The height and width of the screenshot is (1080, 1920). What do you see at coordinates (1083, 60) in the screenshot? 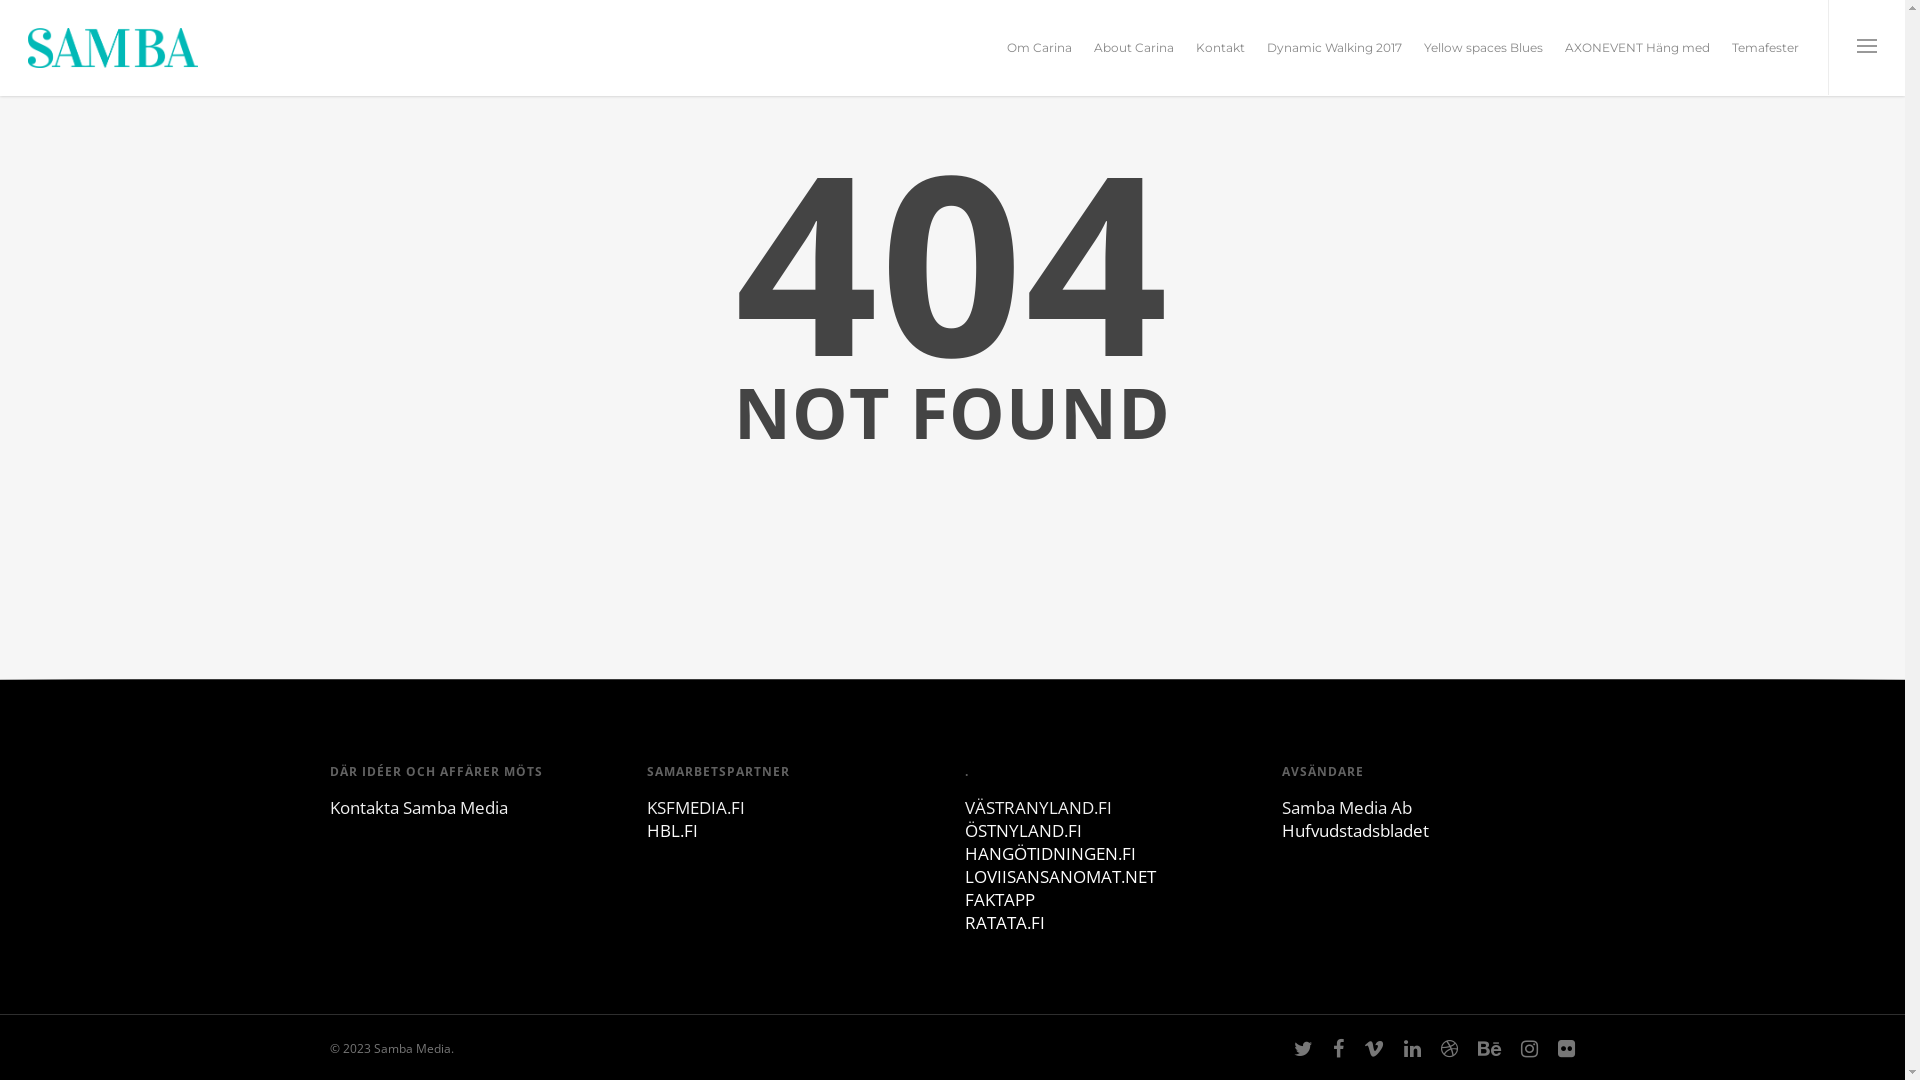
I see `'About Carina'` at bounding box center [1083, 60].